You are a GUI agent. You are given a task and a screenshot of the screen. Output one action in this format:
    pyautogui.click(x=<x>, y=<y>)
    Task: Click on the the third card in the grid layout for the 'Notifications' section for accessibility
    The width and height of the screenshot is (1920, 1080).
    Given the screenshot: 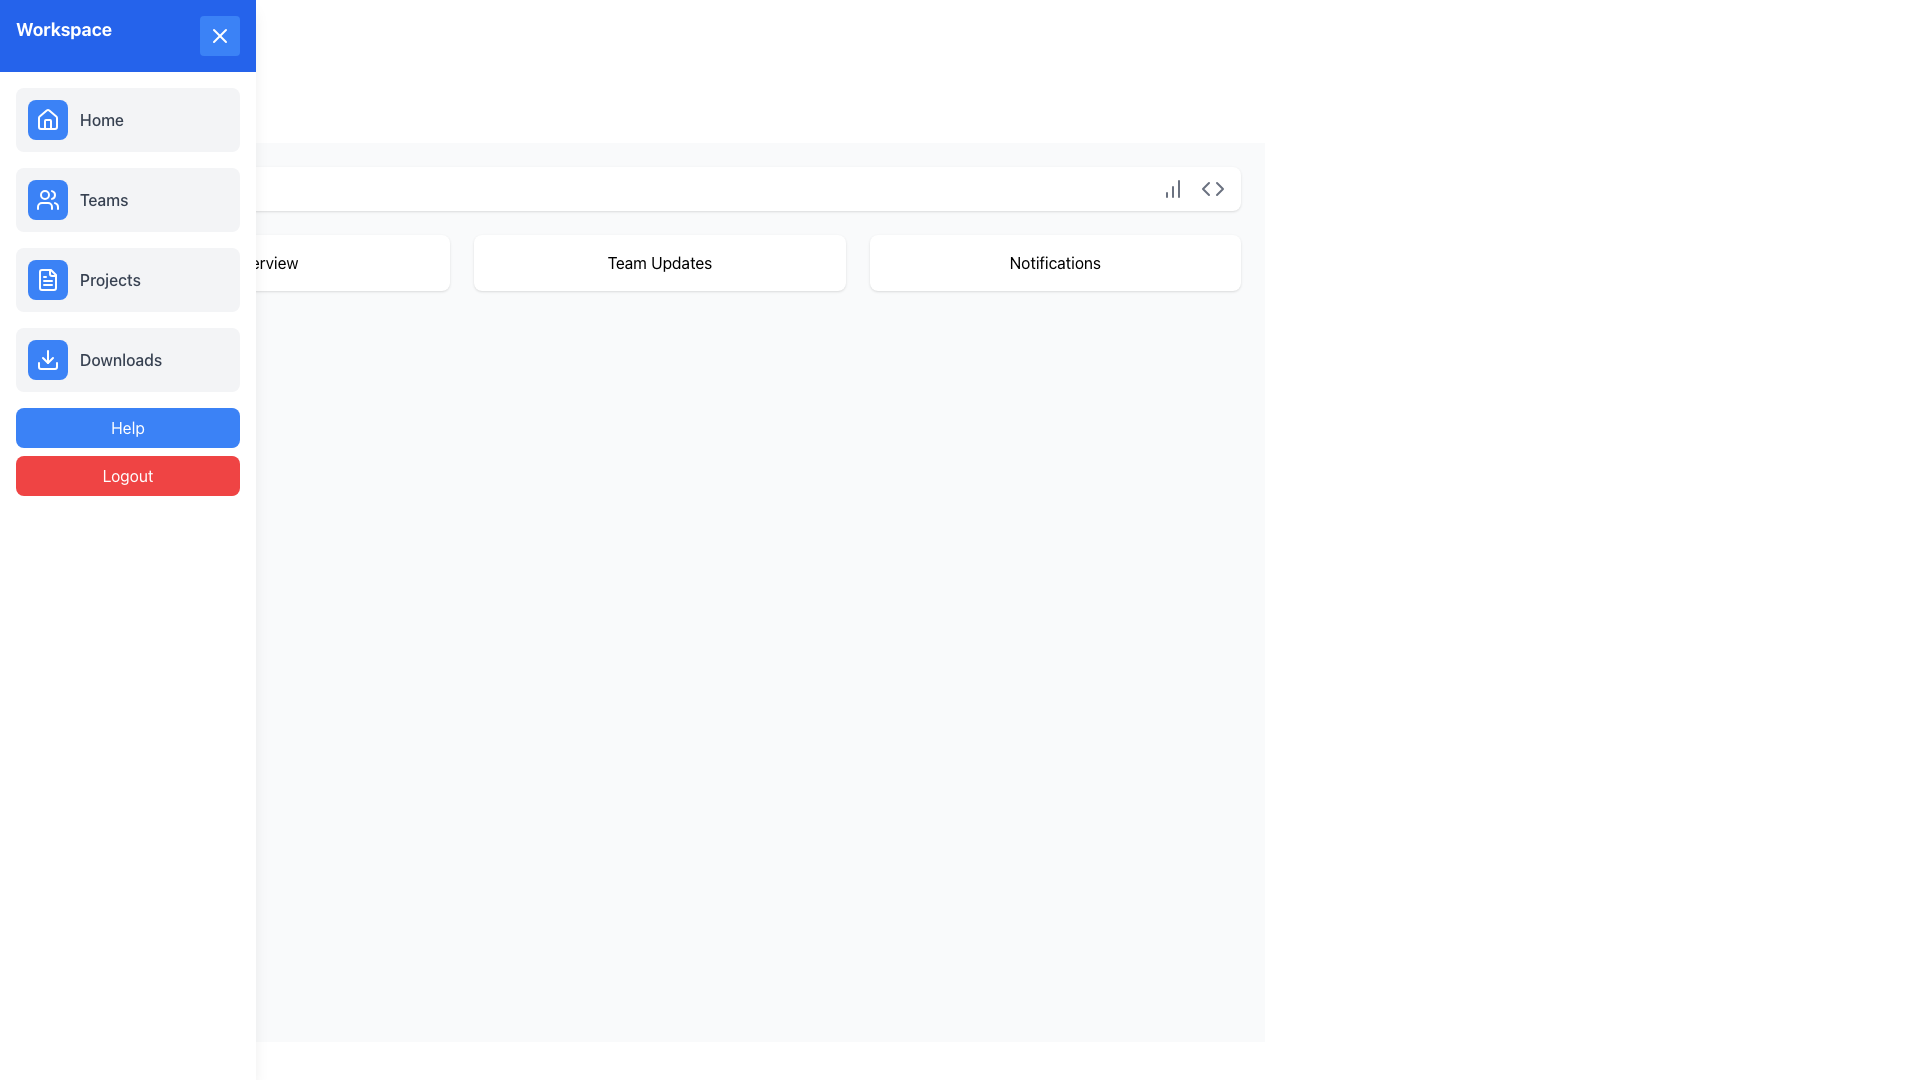 What is the action you would take?
    pyautogui.click(x=1054, y=261)
    